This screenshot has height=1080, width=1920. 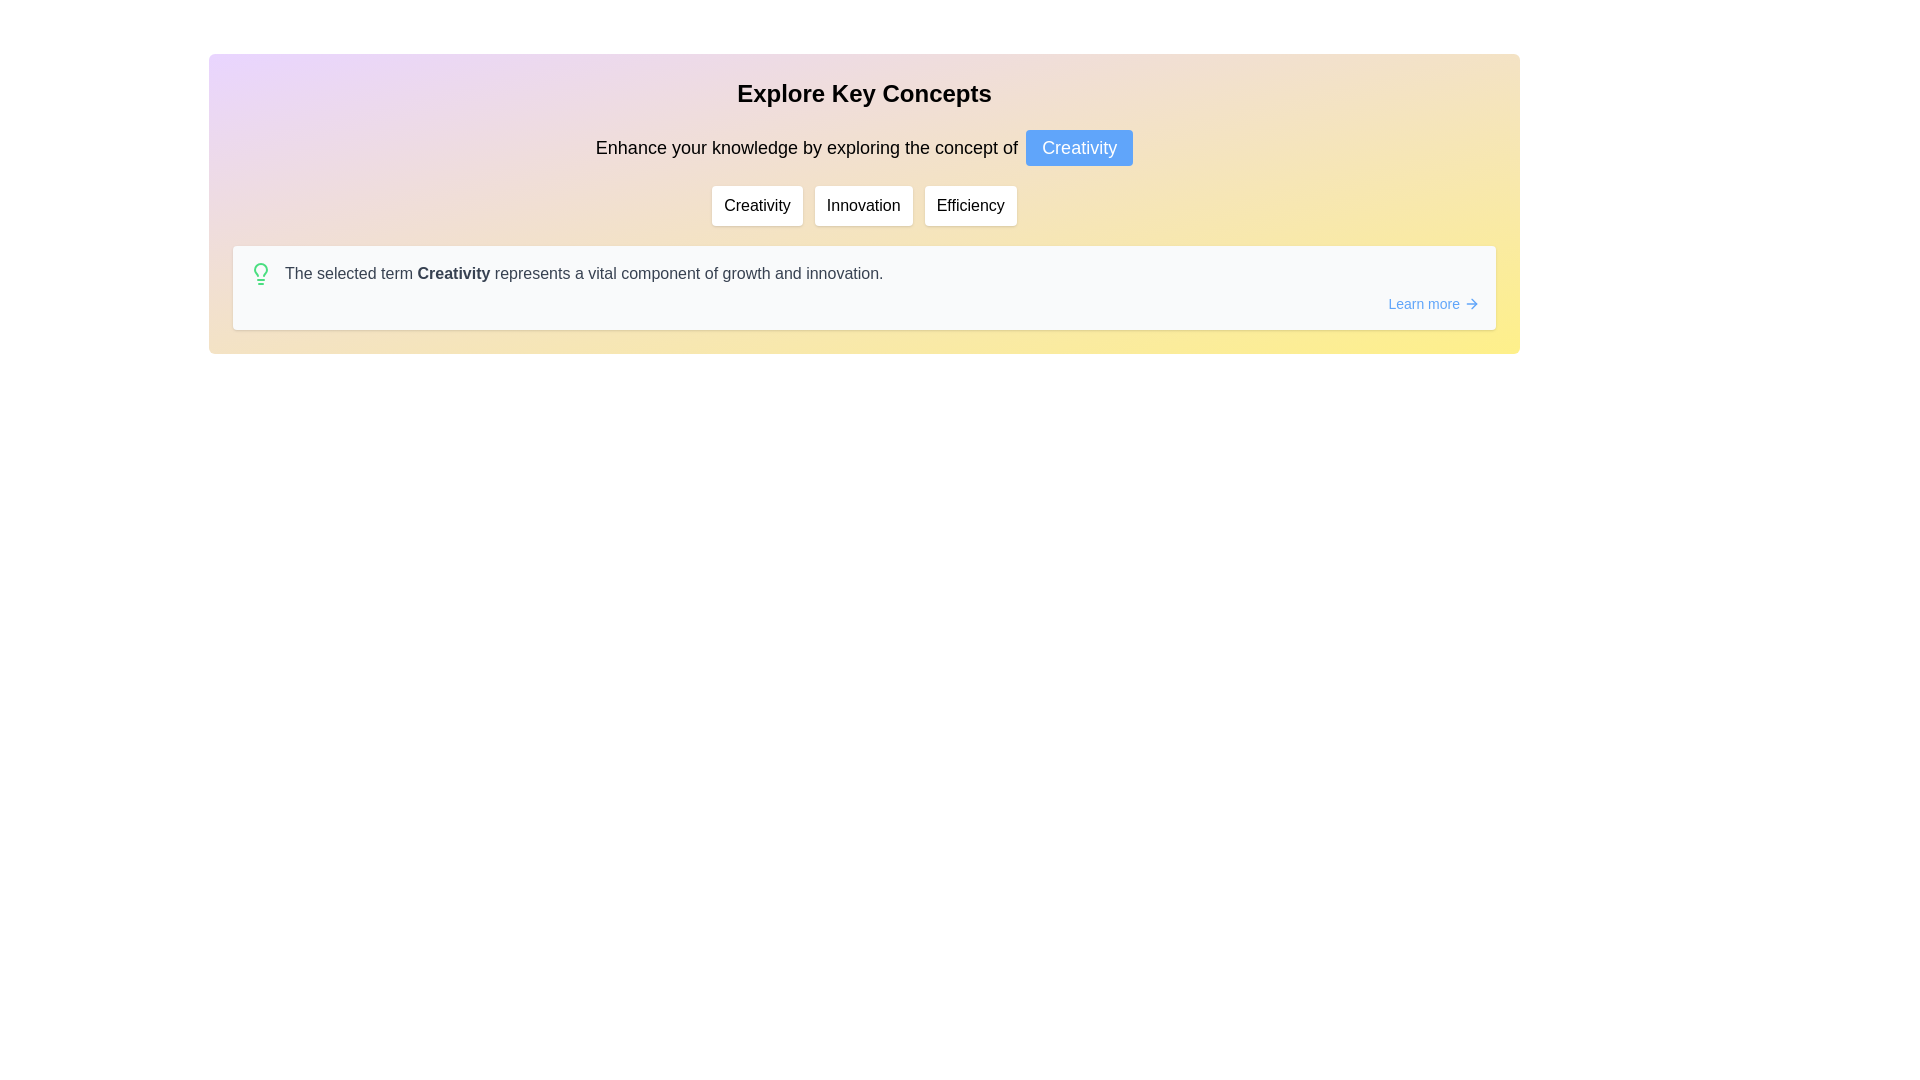 What do you see at coordinates (452, 273) in the screenshot?
I see `and interpret the highlighted term 'Creativity' within the description card, which emphasizes its role as a vital component of growth and innovation` at bounding box center [452, 273].